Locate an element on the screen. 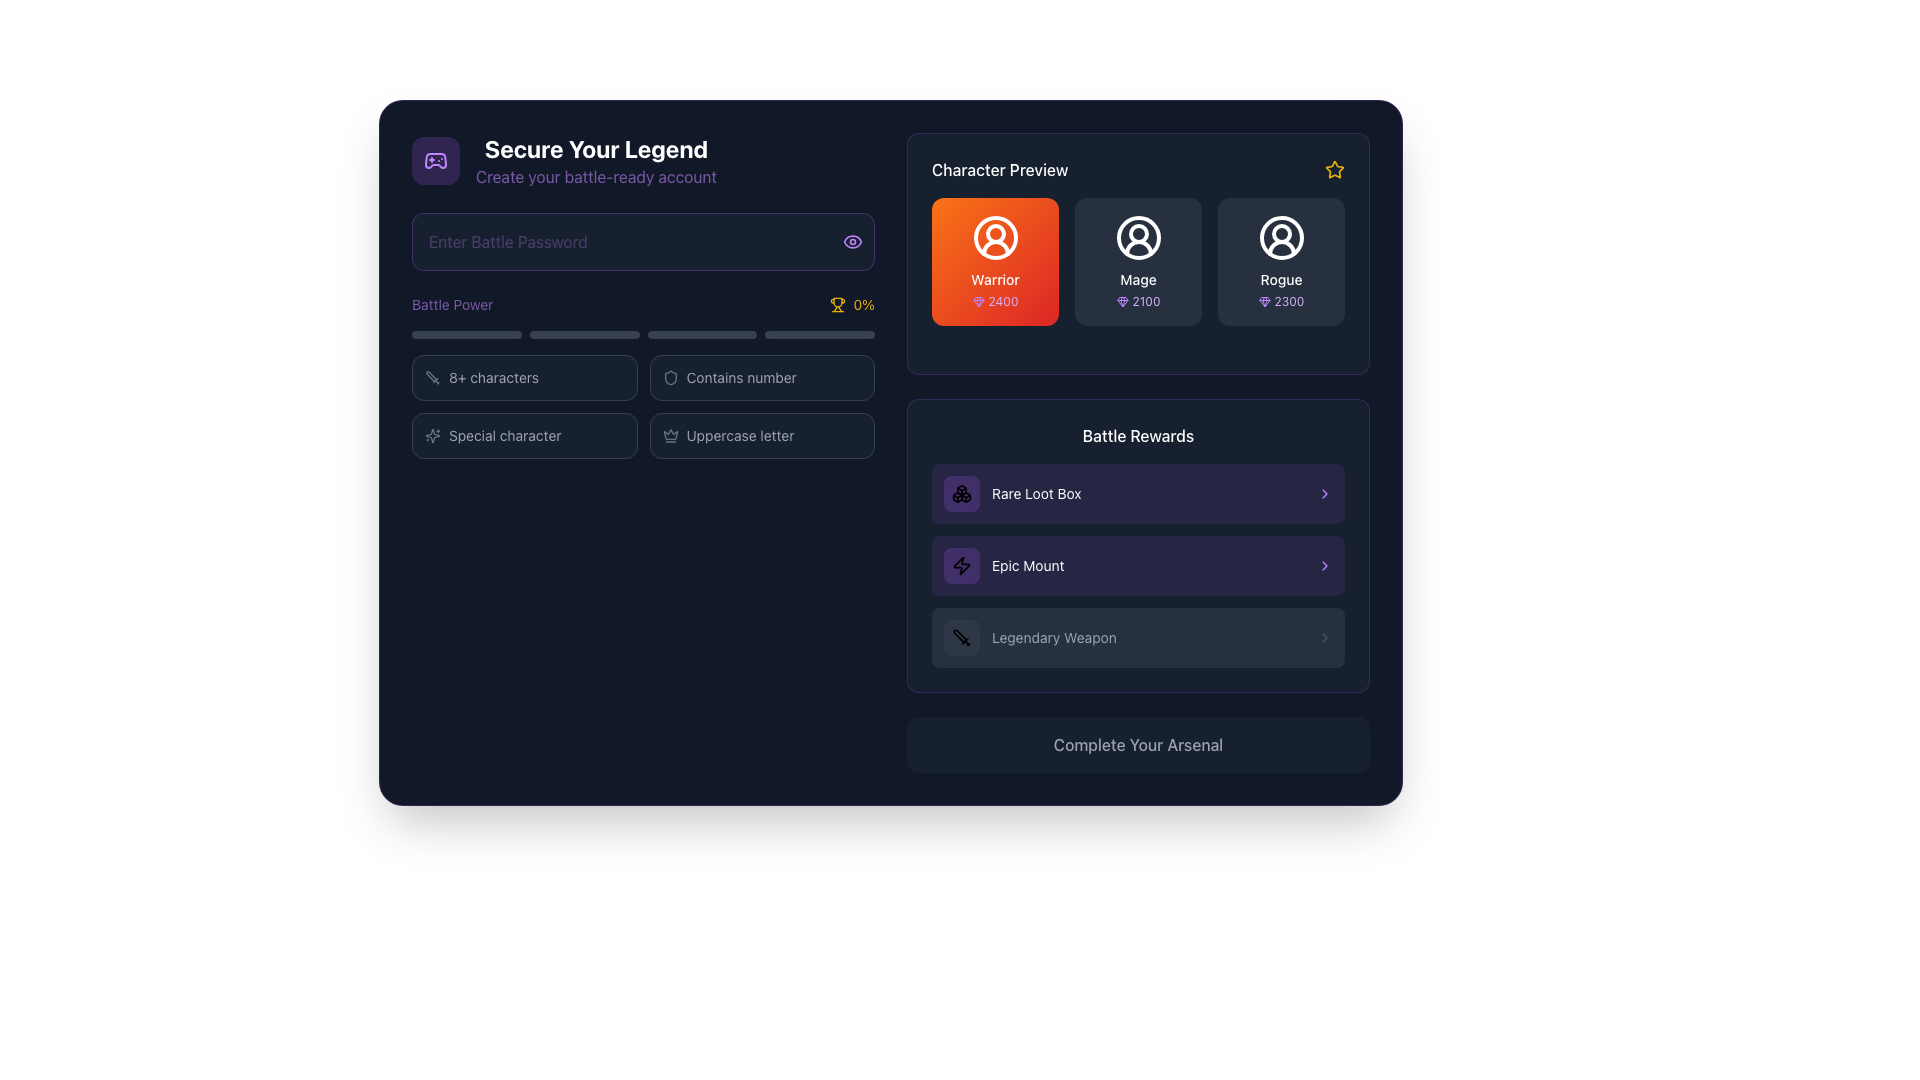 This screenshot has width=1920, height=1080. the text label reading 'Legendary Weapon', which is styled in gray and located under the 'Battle Rewards' section as the third item is located at coordinates (1053, 637).